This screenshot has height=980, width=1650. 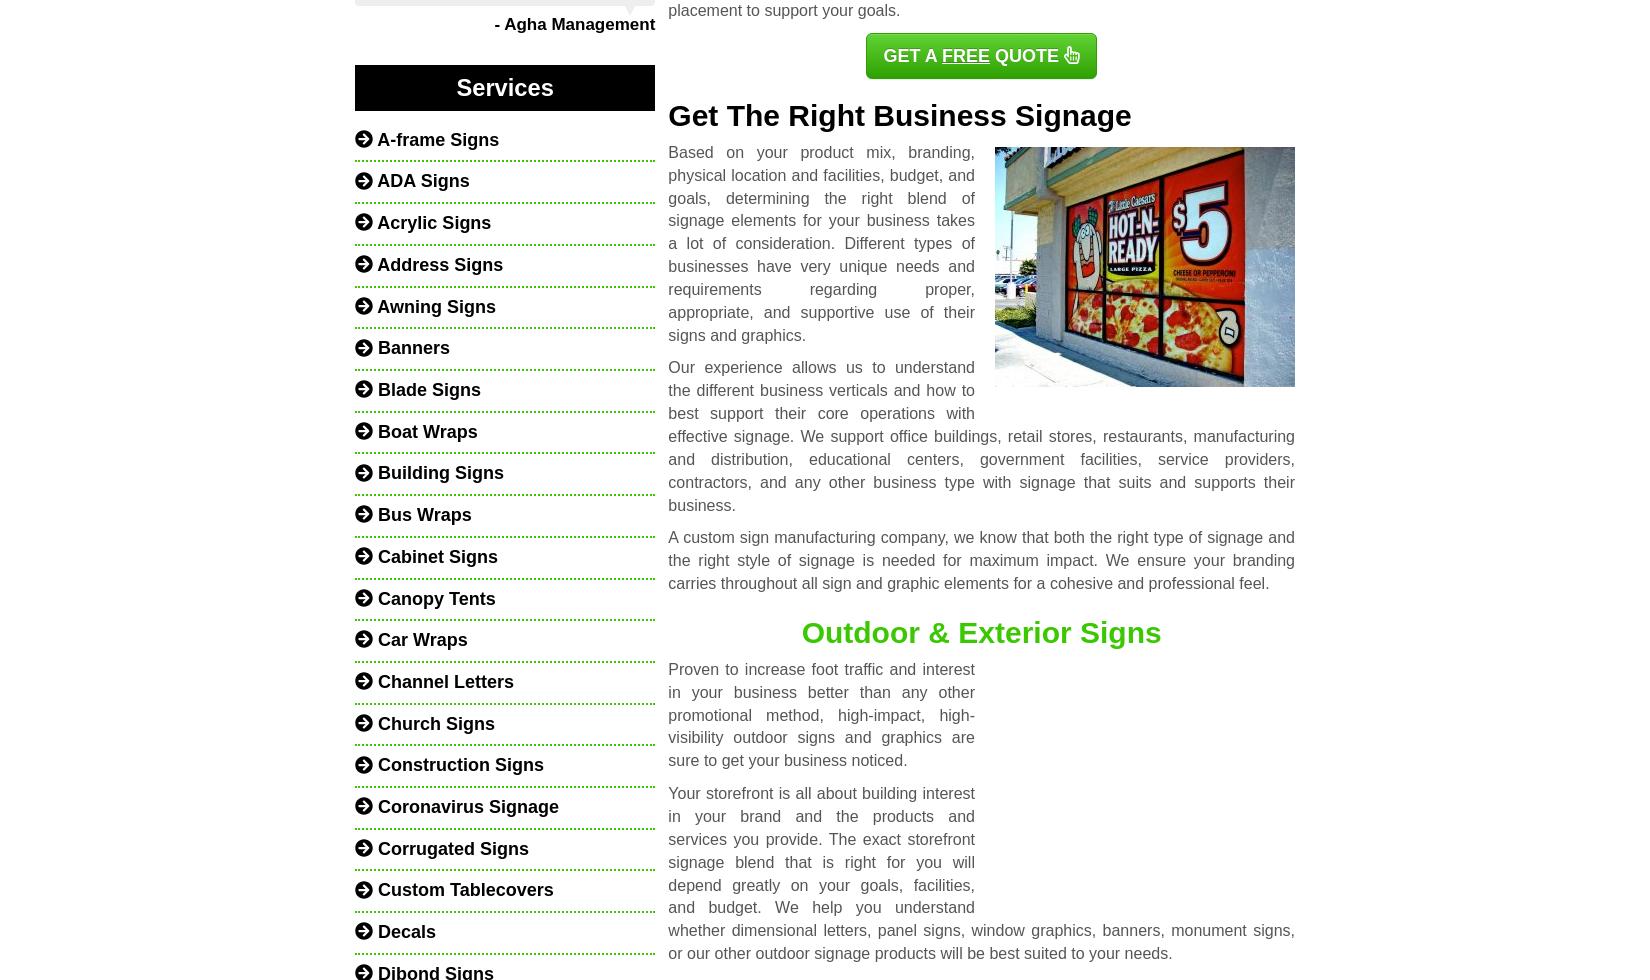 What do you see at coordinates (980, 873) in the screenshot?
I see `'Your storefront is all about building interest in your brand and the products and services you provide. The exact storefront signage blend that is right for you will depend greatly on your goals, facilities, and budget. We help you understand whether dimensional letters, panel signs, window graphics, banners, monument signs, or our other outdoor signage products will be best suited to your needs.'` at bounding box center [980, 873].